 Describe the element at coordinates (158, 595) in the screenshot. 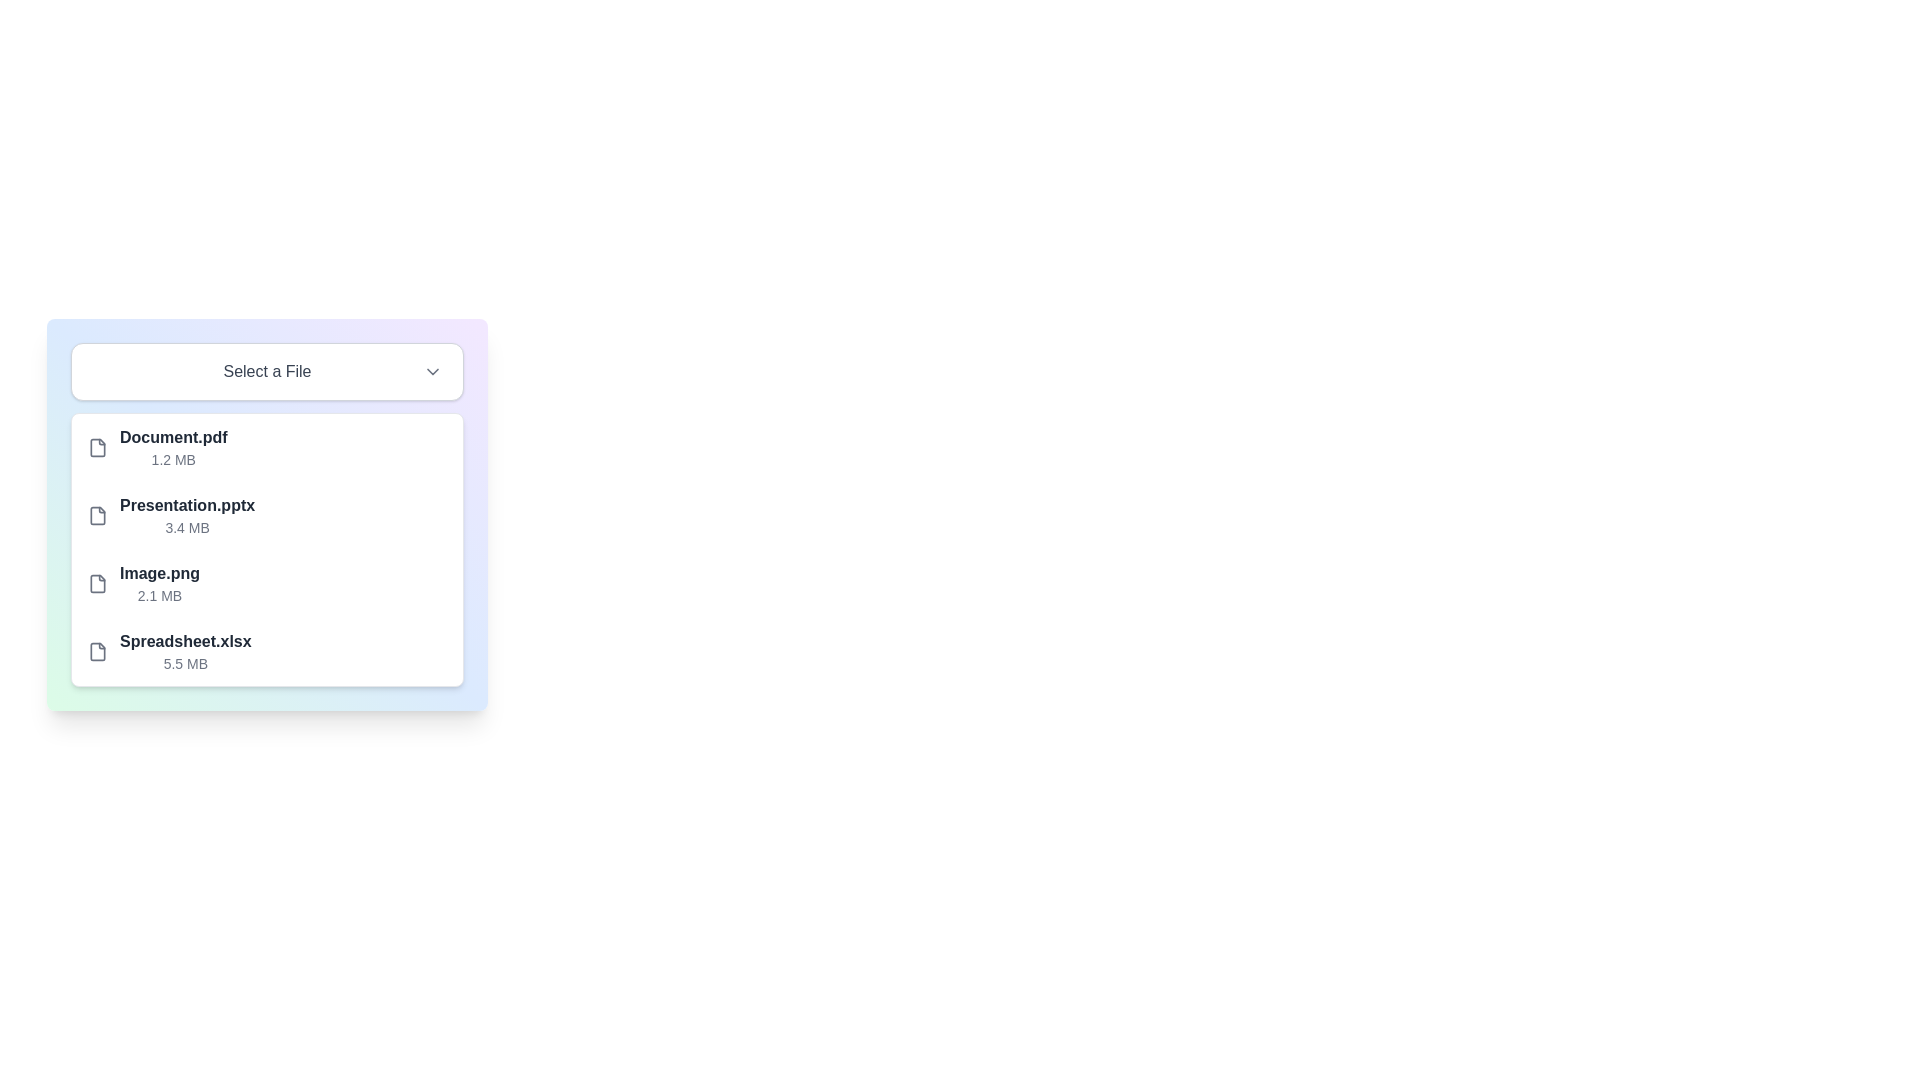

I see `the static text label displaying '2.1 MB', which is located directly below the file name 'Image.png' in the file list widget` at that location.